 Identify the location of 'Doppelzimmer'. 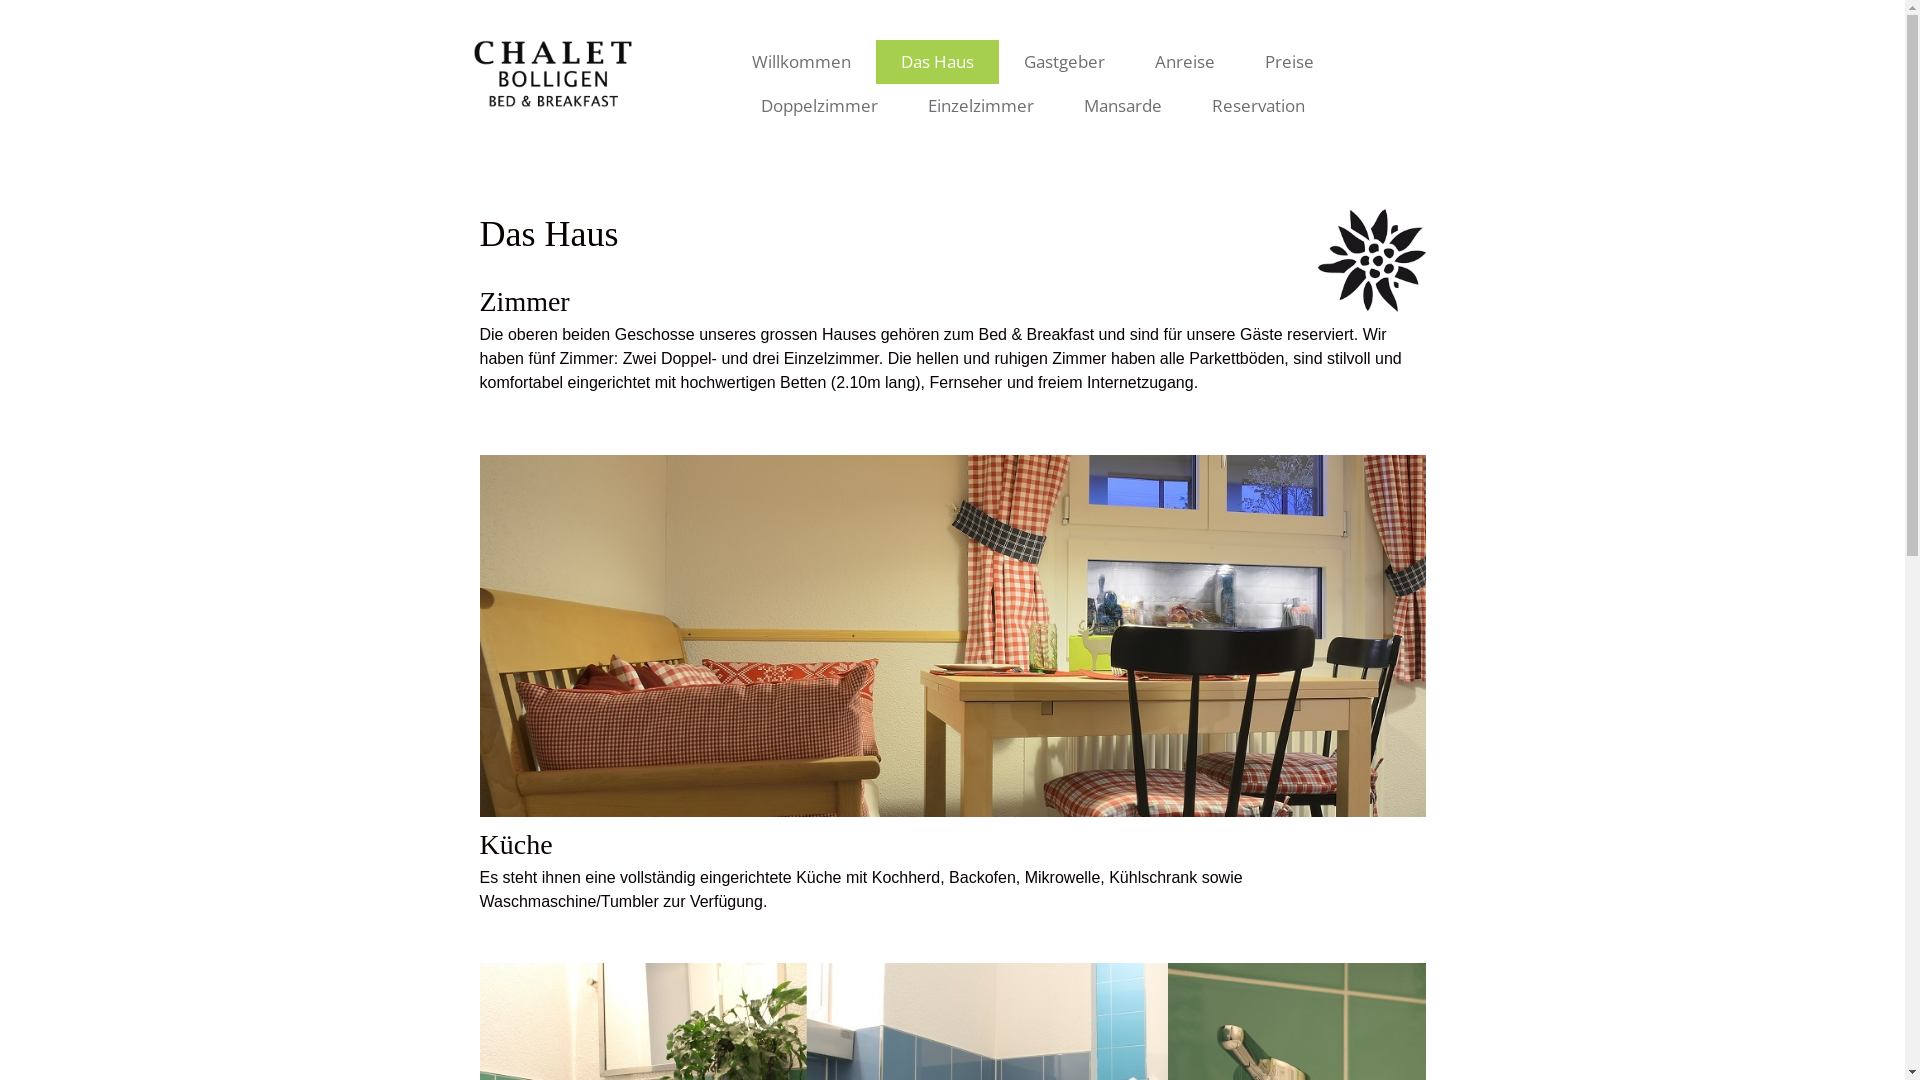
(819, 105).